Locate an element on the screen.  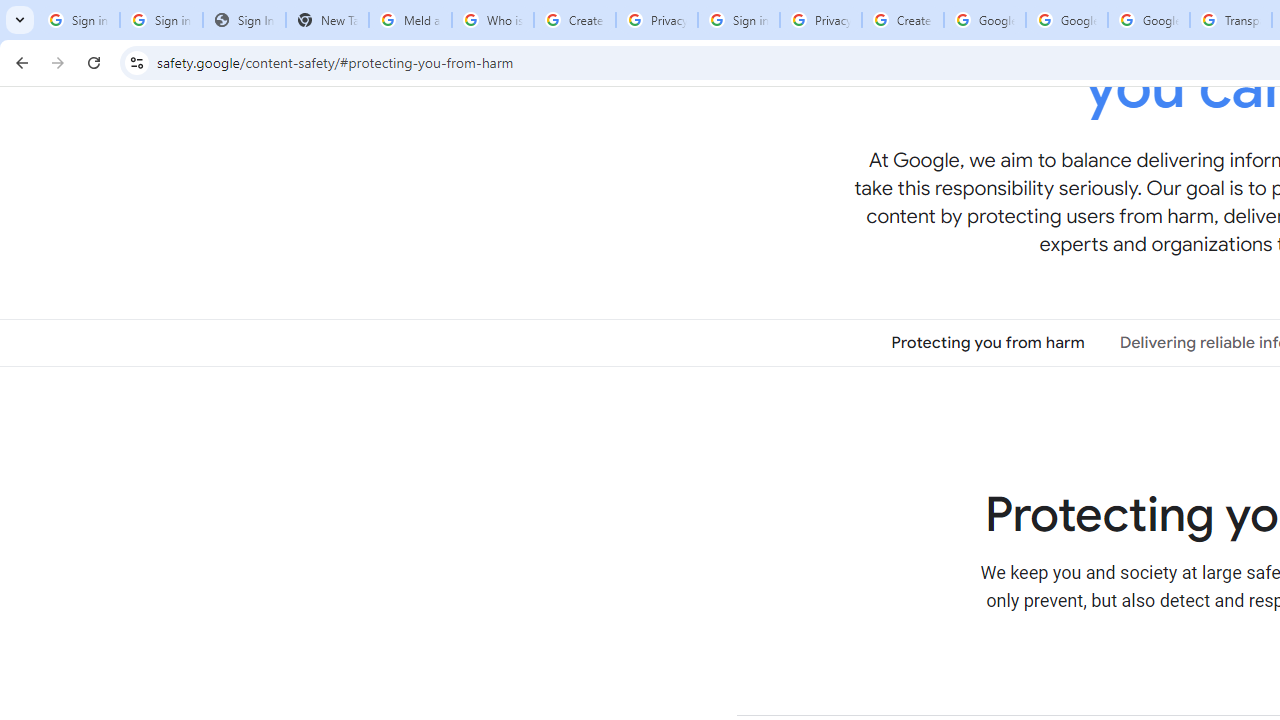
'Protecting you from harm' is located at coordinates (988, 342).